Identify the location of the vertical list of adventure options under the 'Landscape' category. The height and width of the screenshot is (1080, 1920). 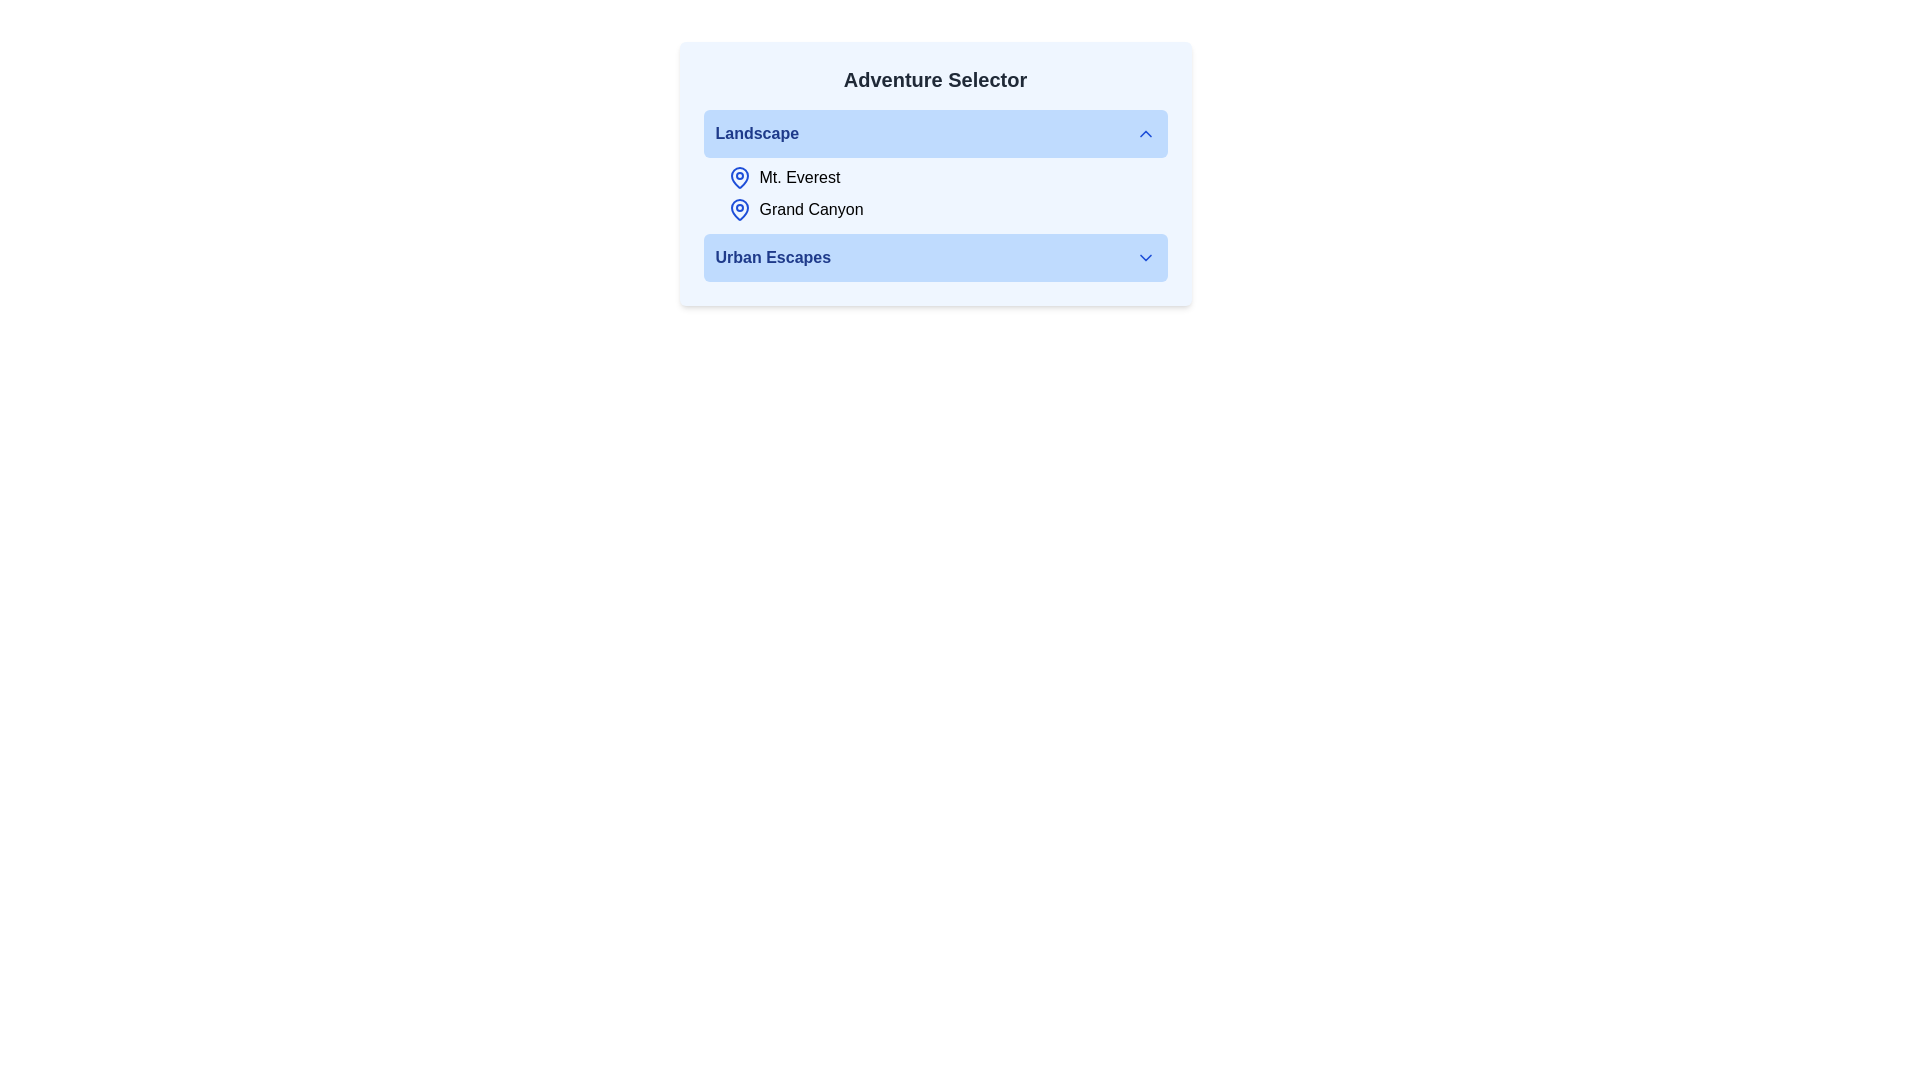
(934, 193).